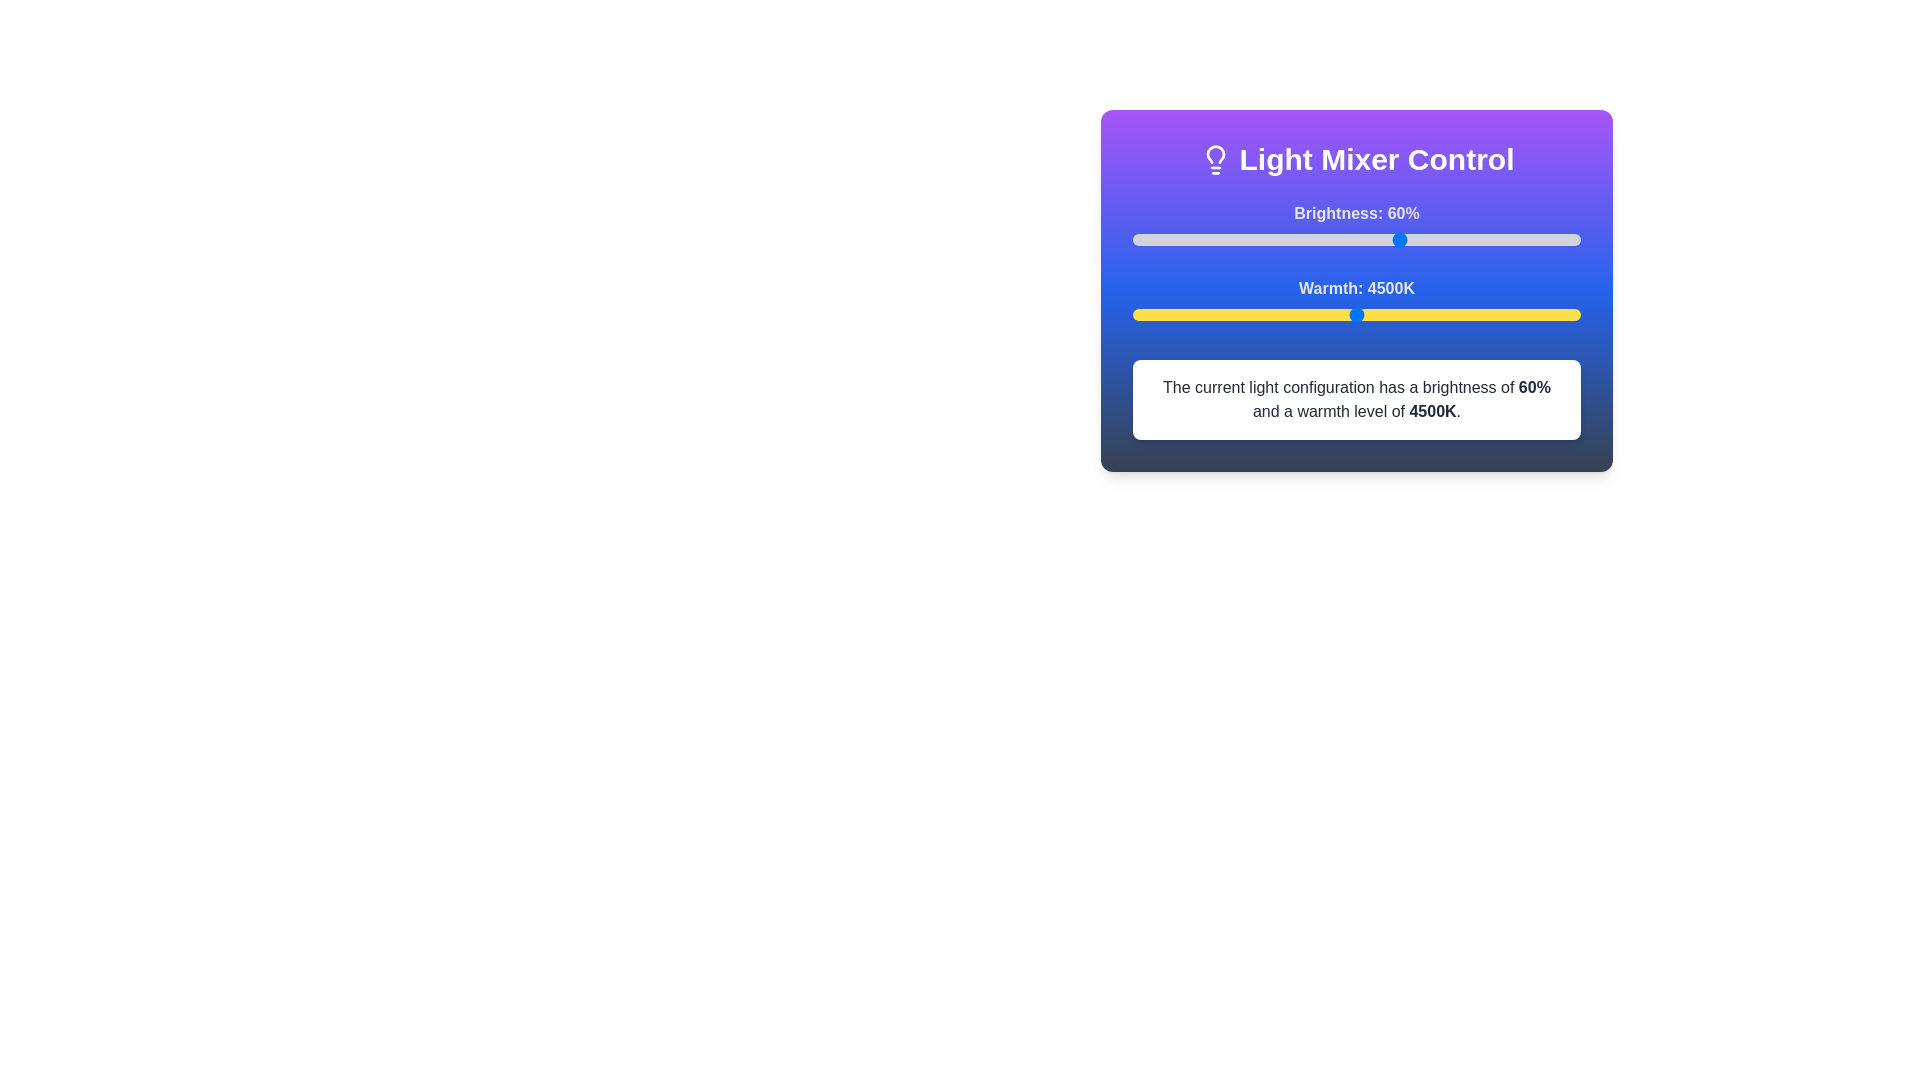 The image size is (1920, 1080). Describe the element at coordinates (1441, 315) in the screenshot. I see `the warmth slider to set the warmth level to 5443 K` at that location.